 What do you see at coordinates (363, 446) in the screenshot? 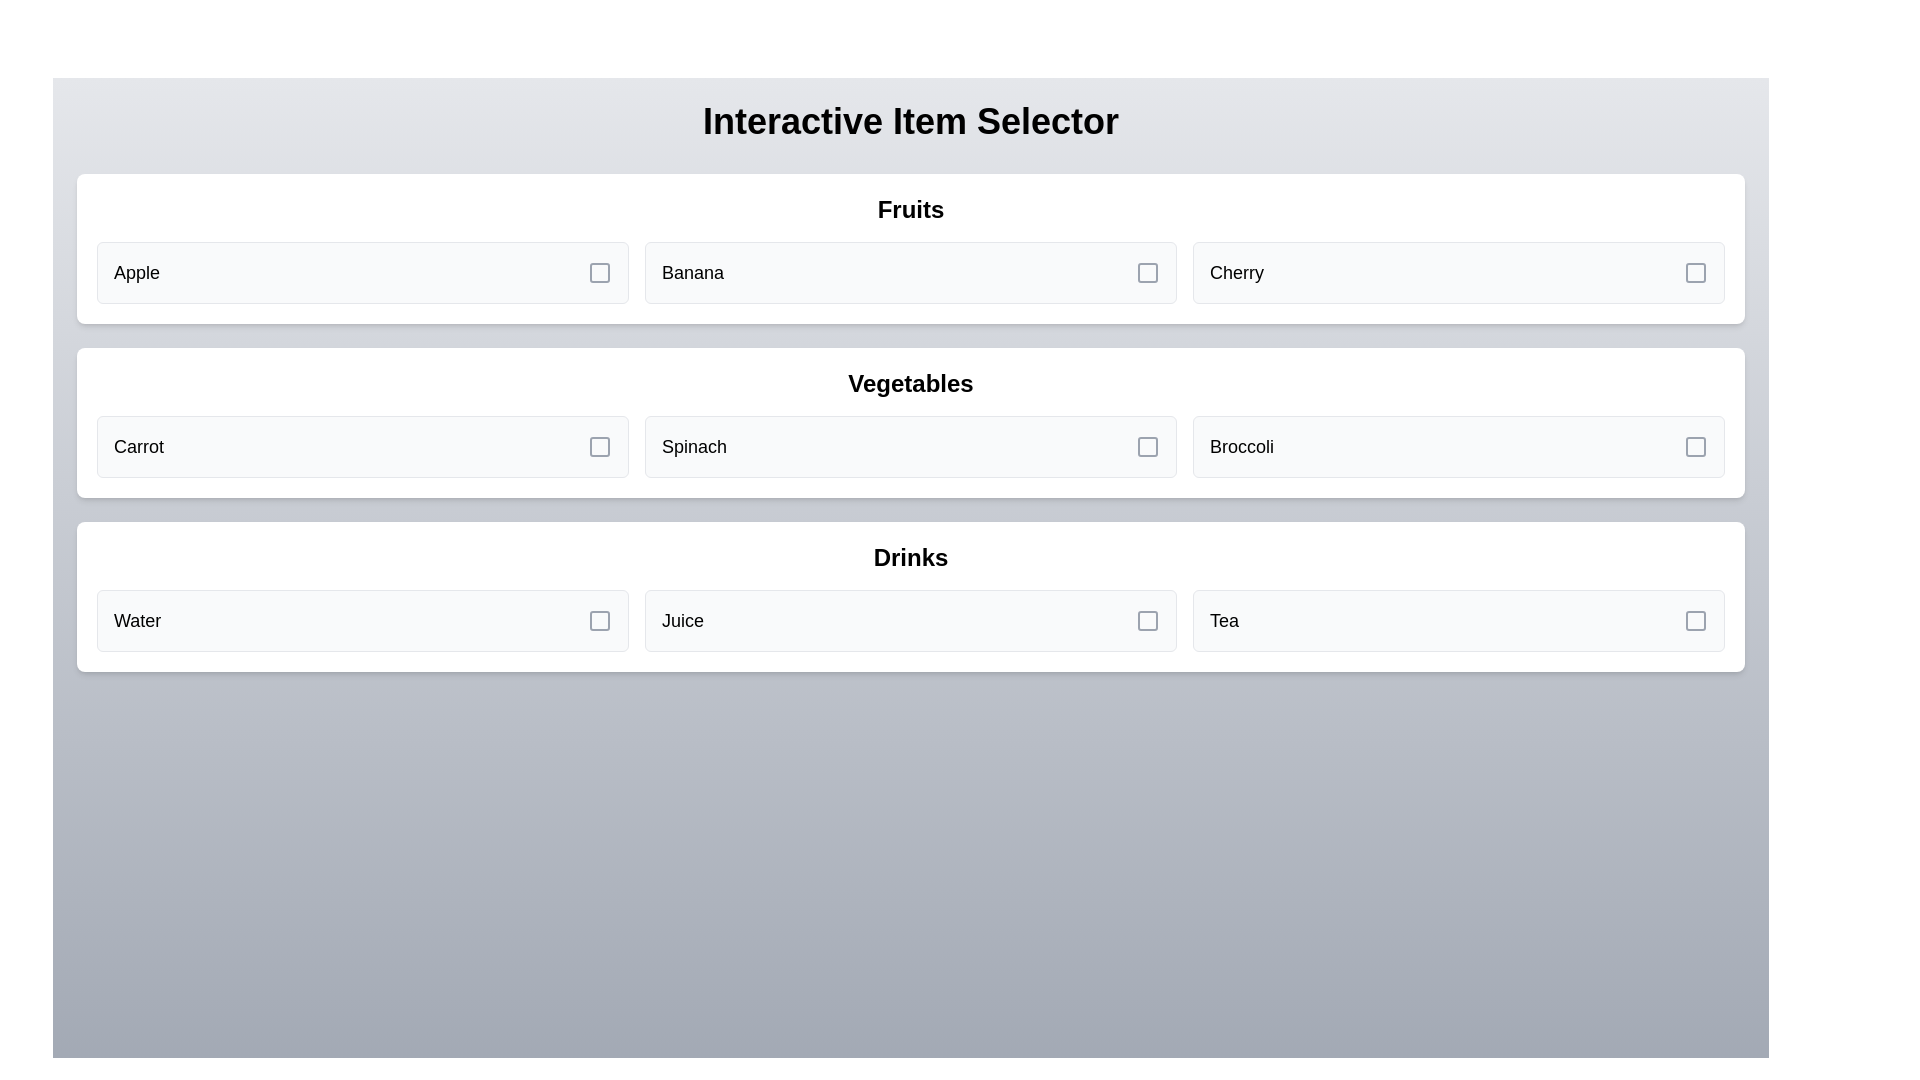
I see `the item Carrot from the grid` at bounding box center [363, 446].